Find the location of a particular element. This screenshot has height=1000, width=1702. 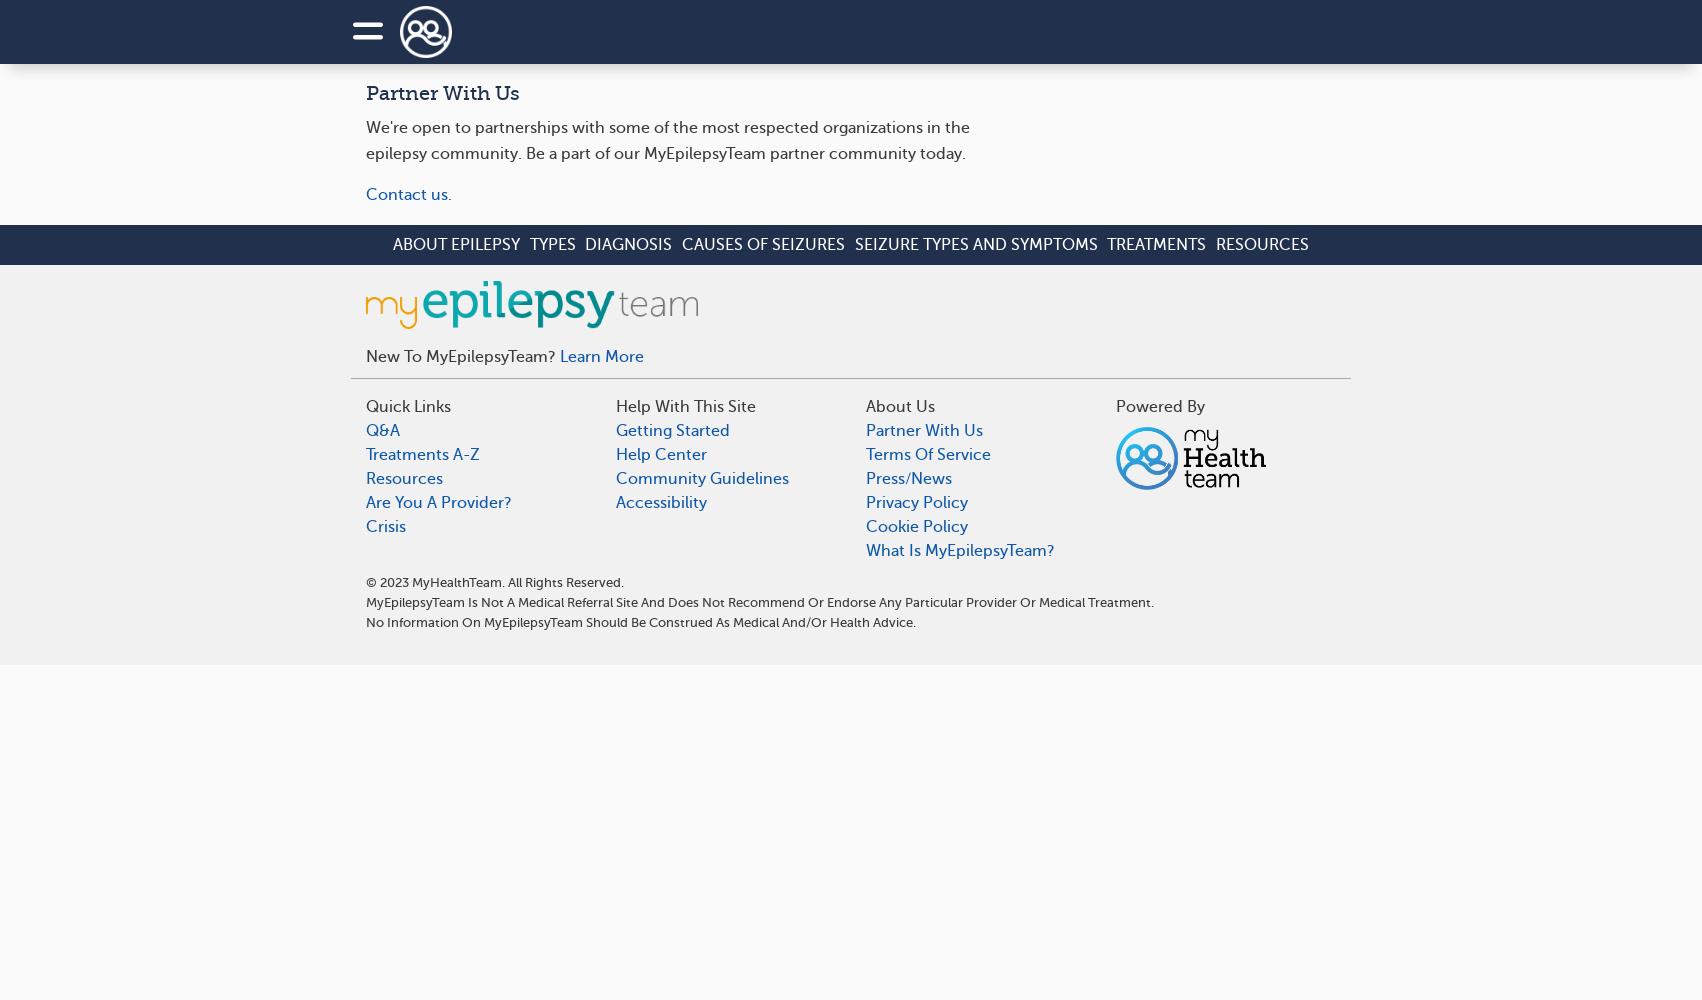

'New to MyEpilepsyTeam?' is located at coordinates (461, 355).